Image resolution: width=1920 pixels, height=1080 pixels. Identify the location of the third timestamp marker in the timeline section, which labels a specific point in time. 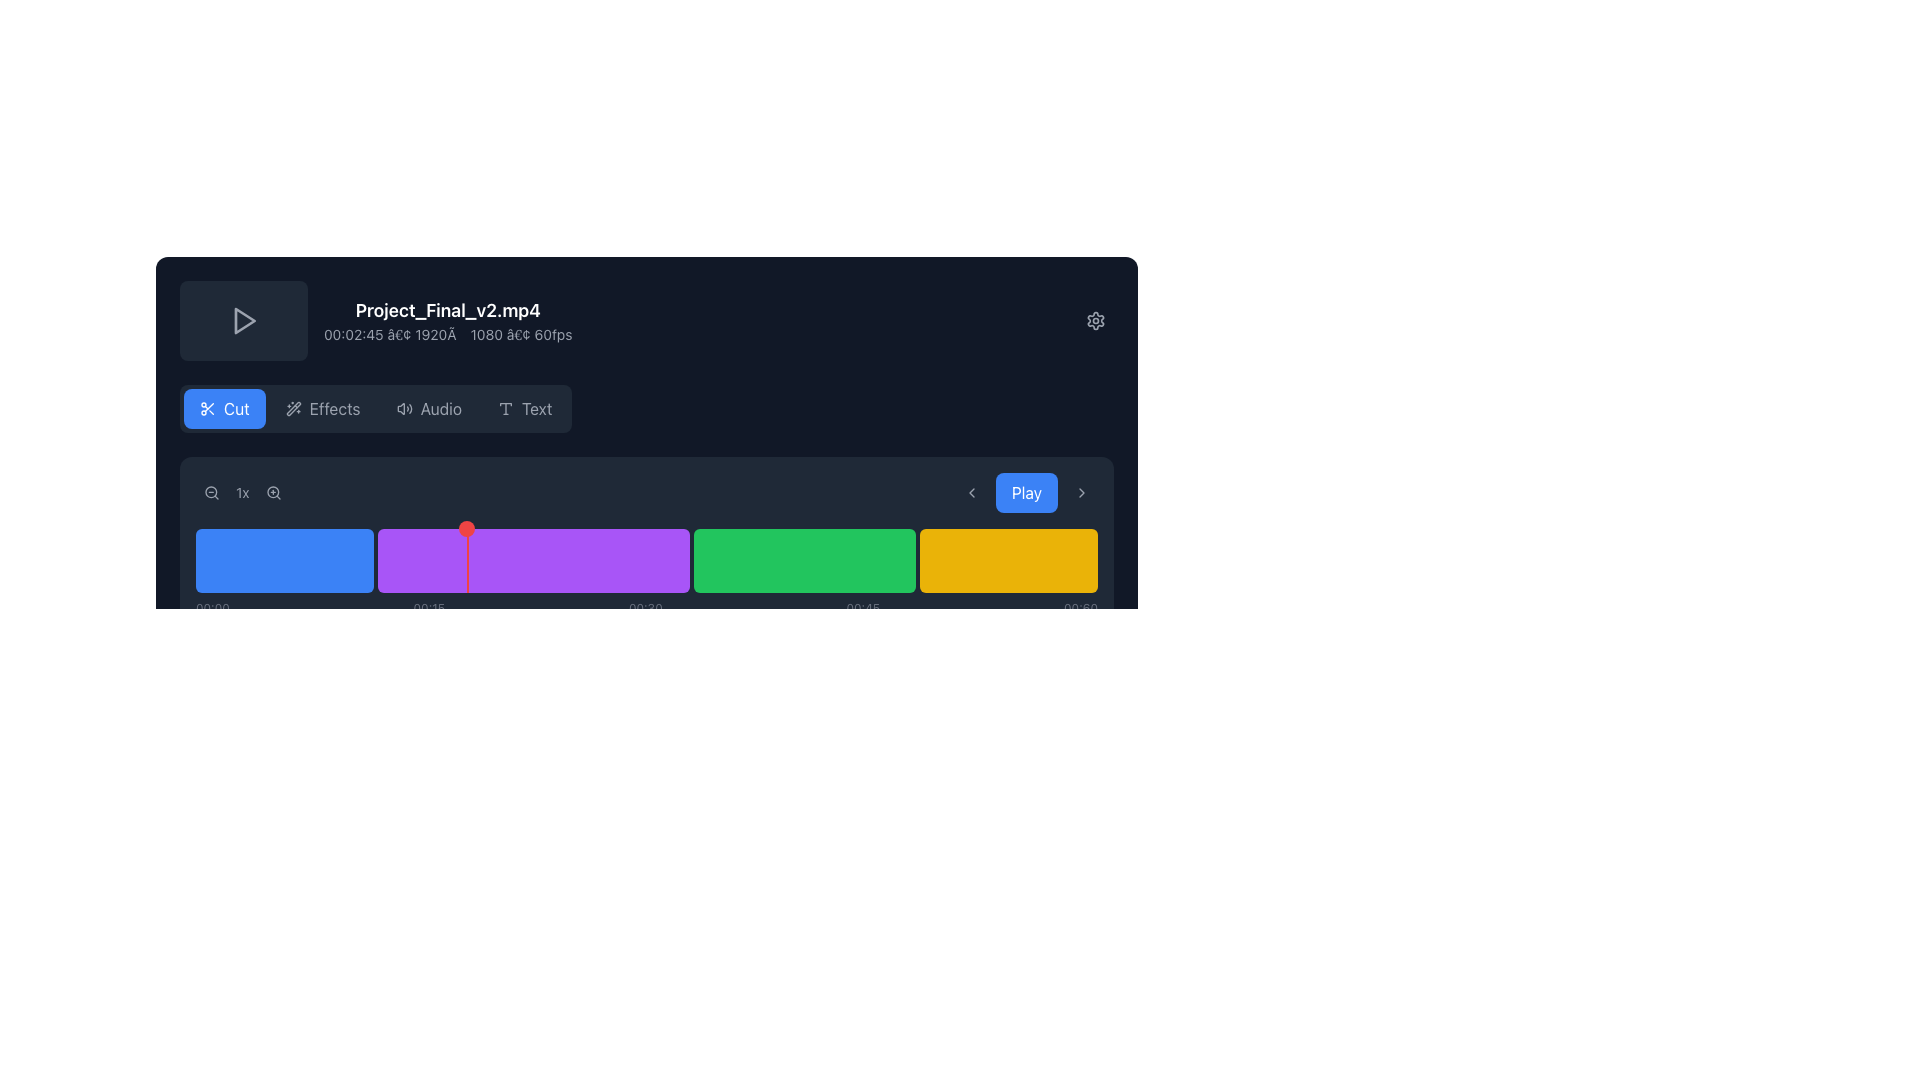
(645, 608).